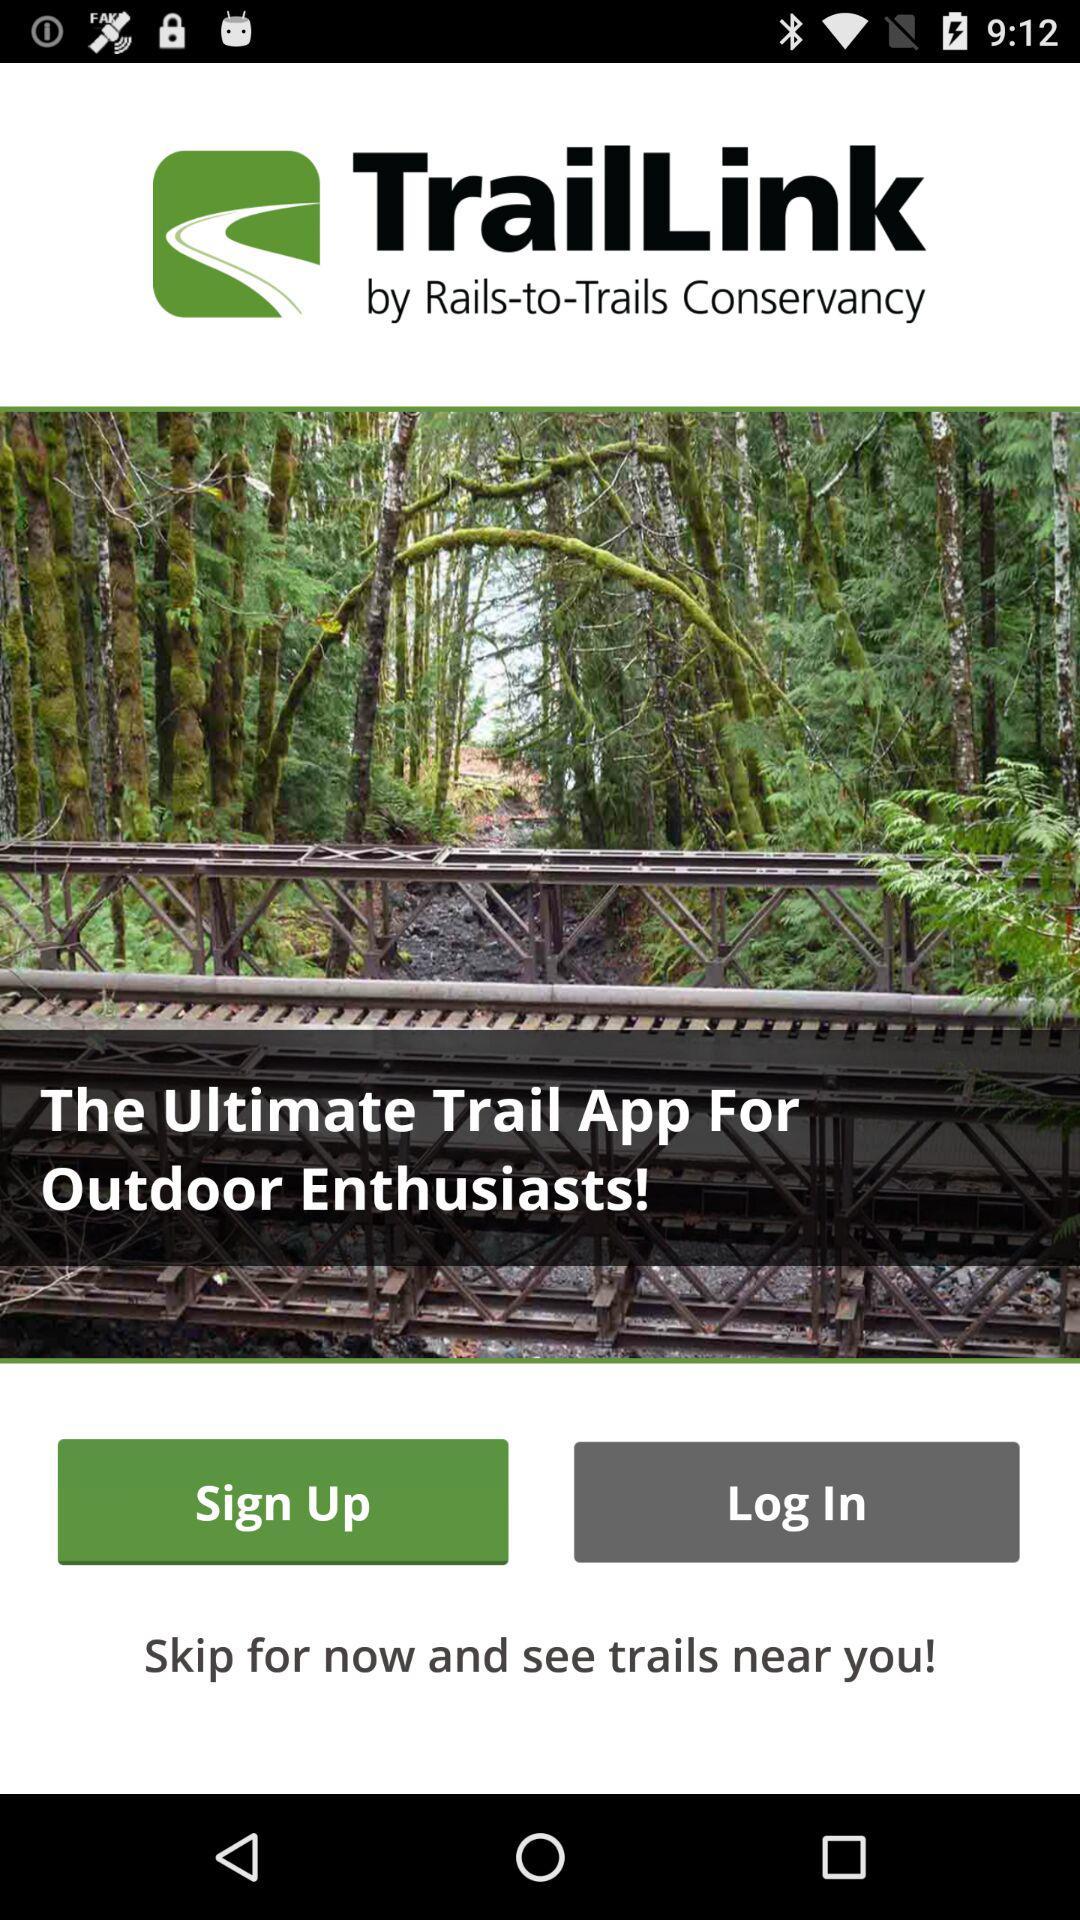 The image size is (1080, 1920). I want to click on skip for now item, so click(540, 1654).